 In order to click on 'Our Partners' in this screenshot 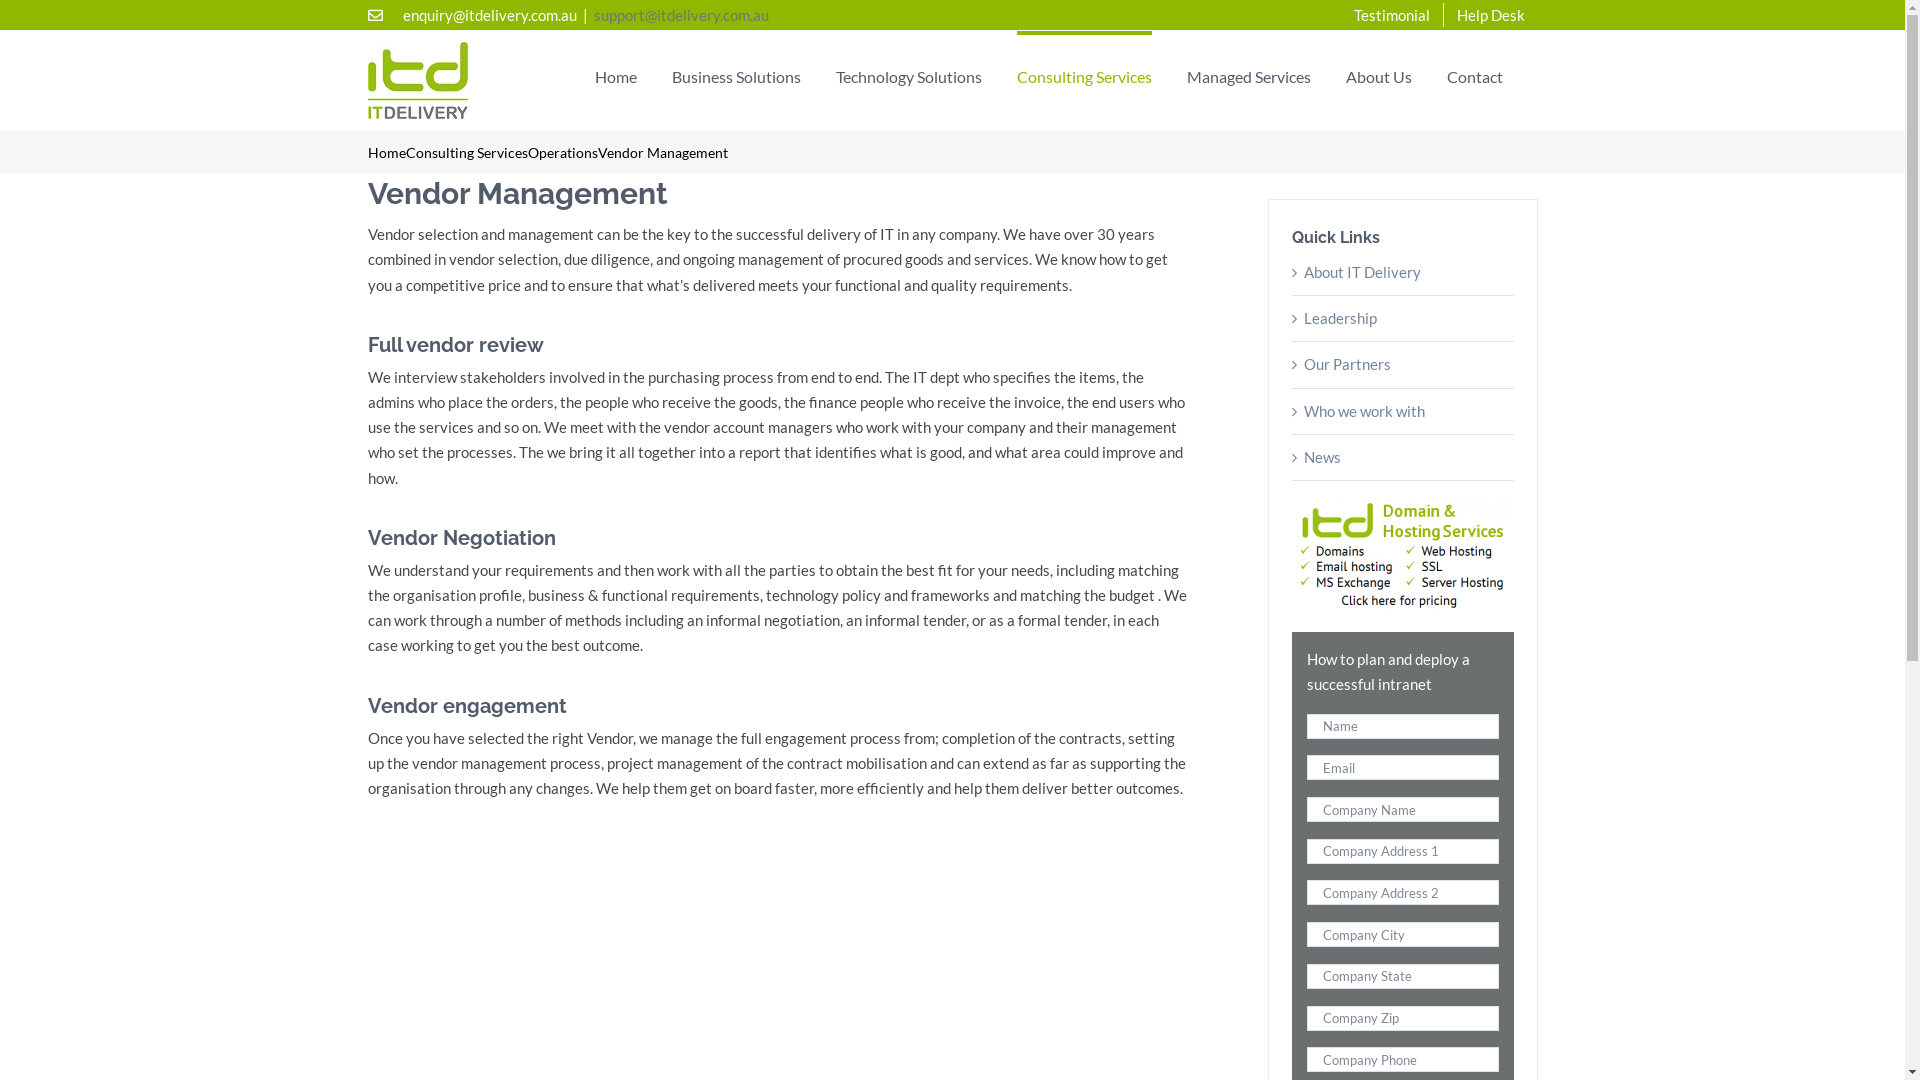, I will do `click(1347, 363)`.